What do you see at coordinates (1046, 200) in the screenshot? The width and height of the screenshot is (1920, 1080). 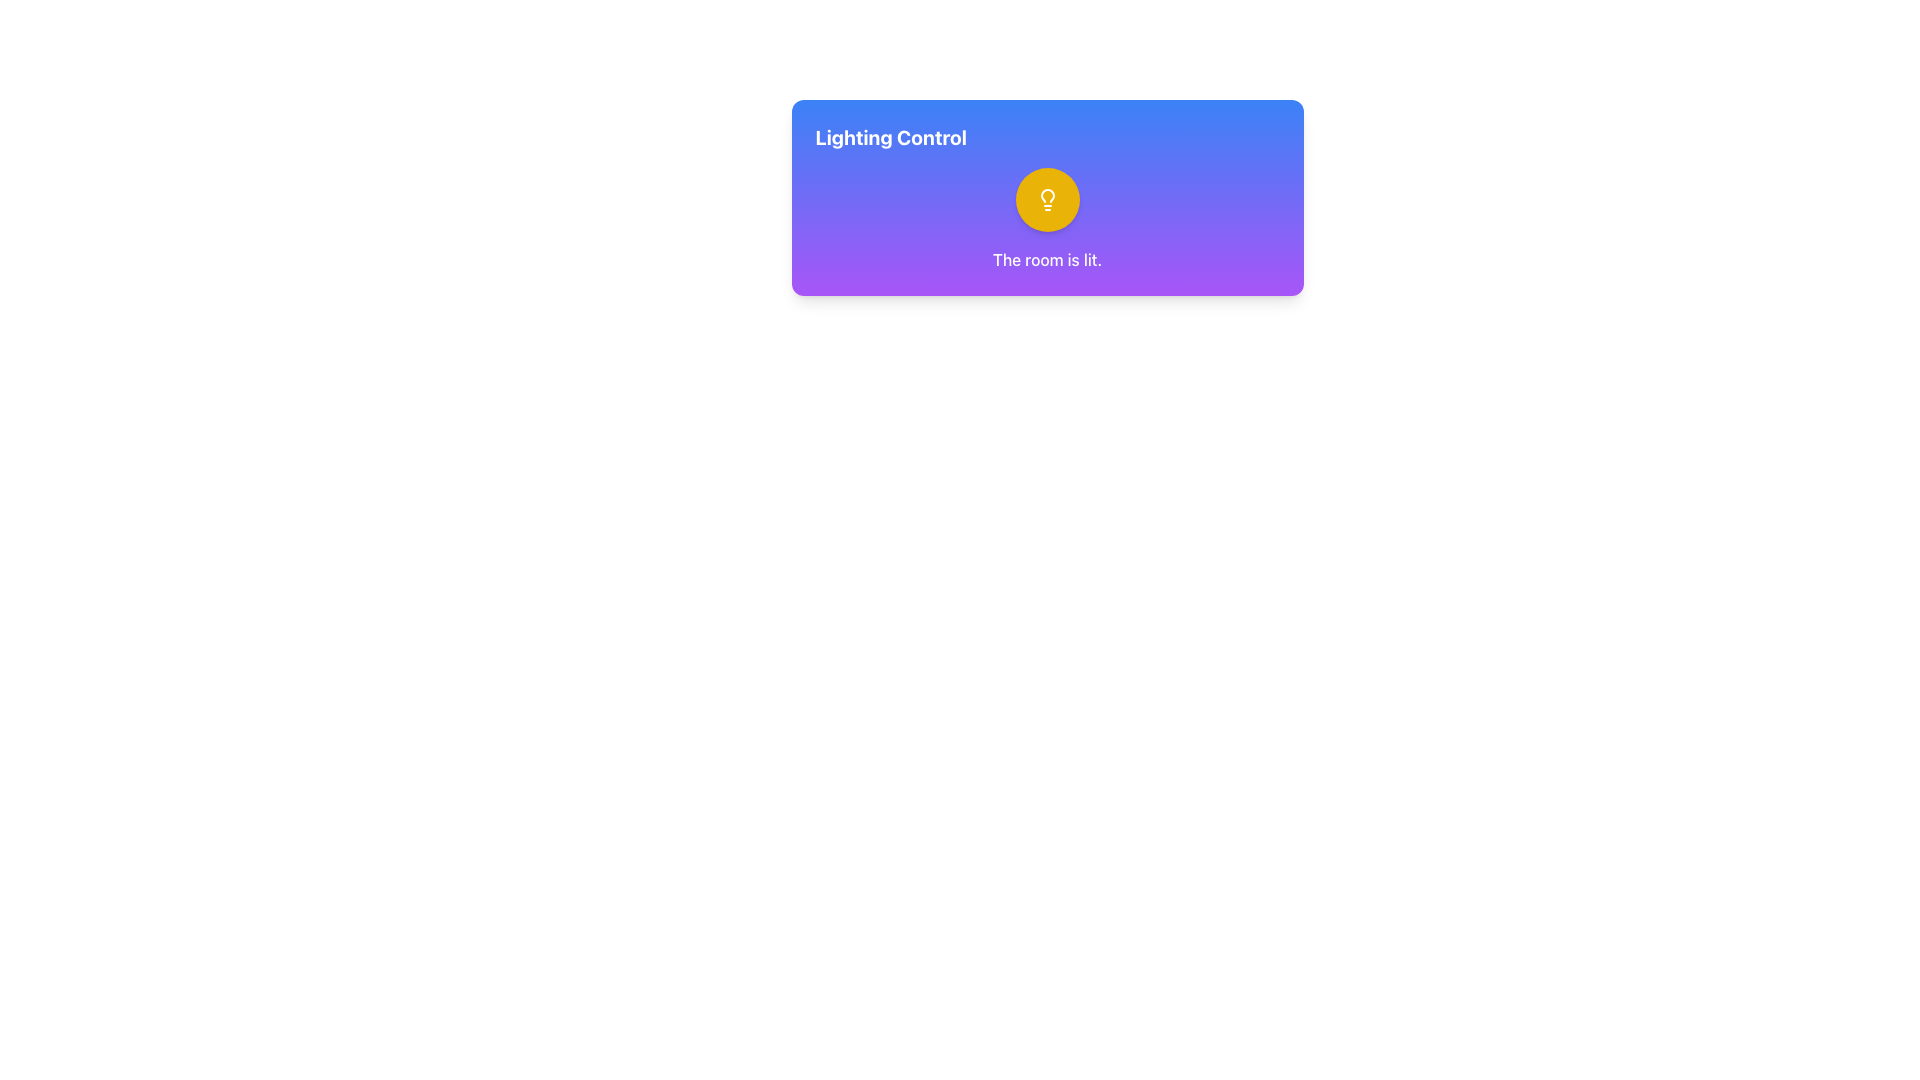 I see `the circular yellow button with a white light bulb icon` at bounding box center [1046, 200].